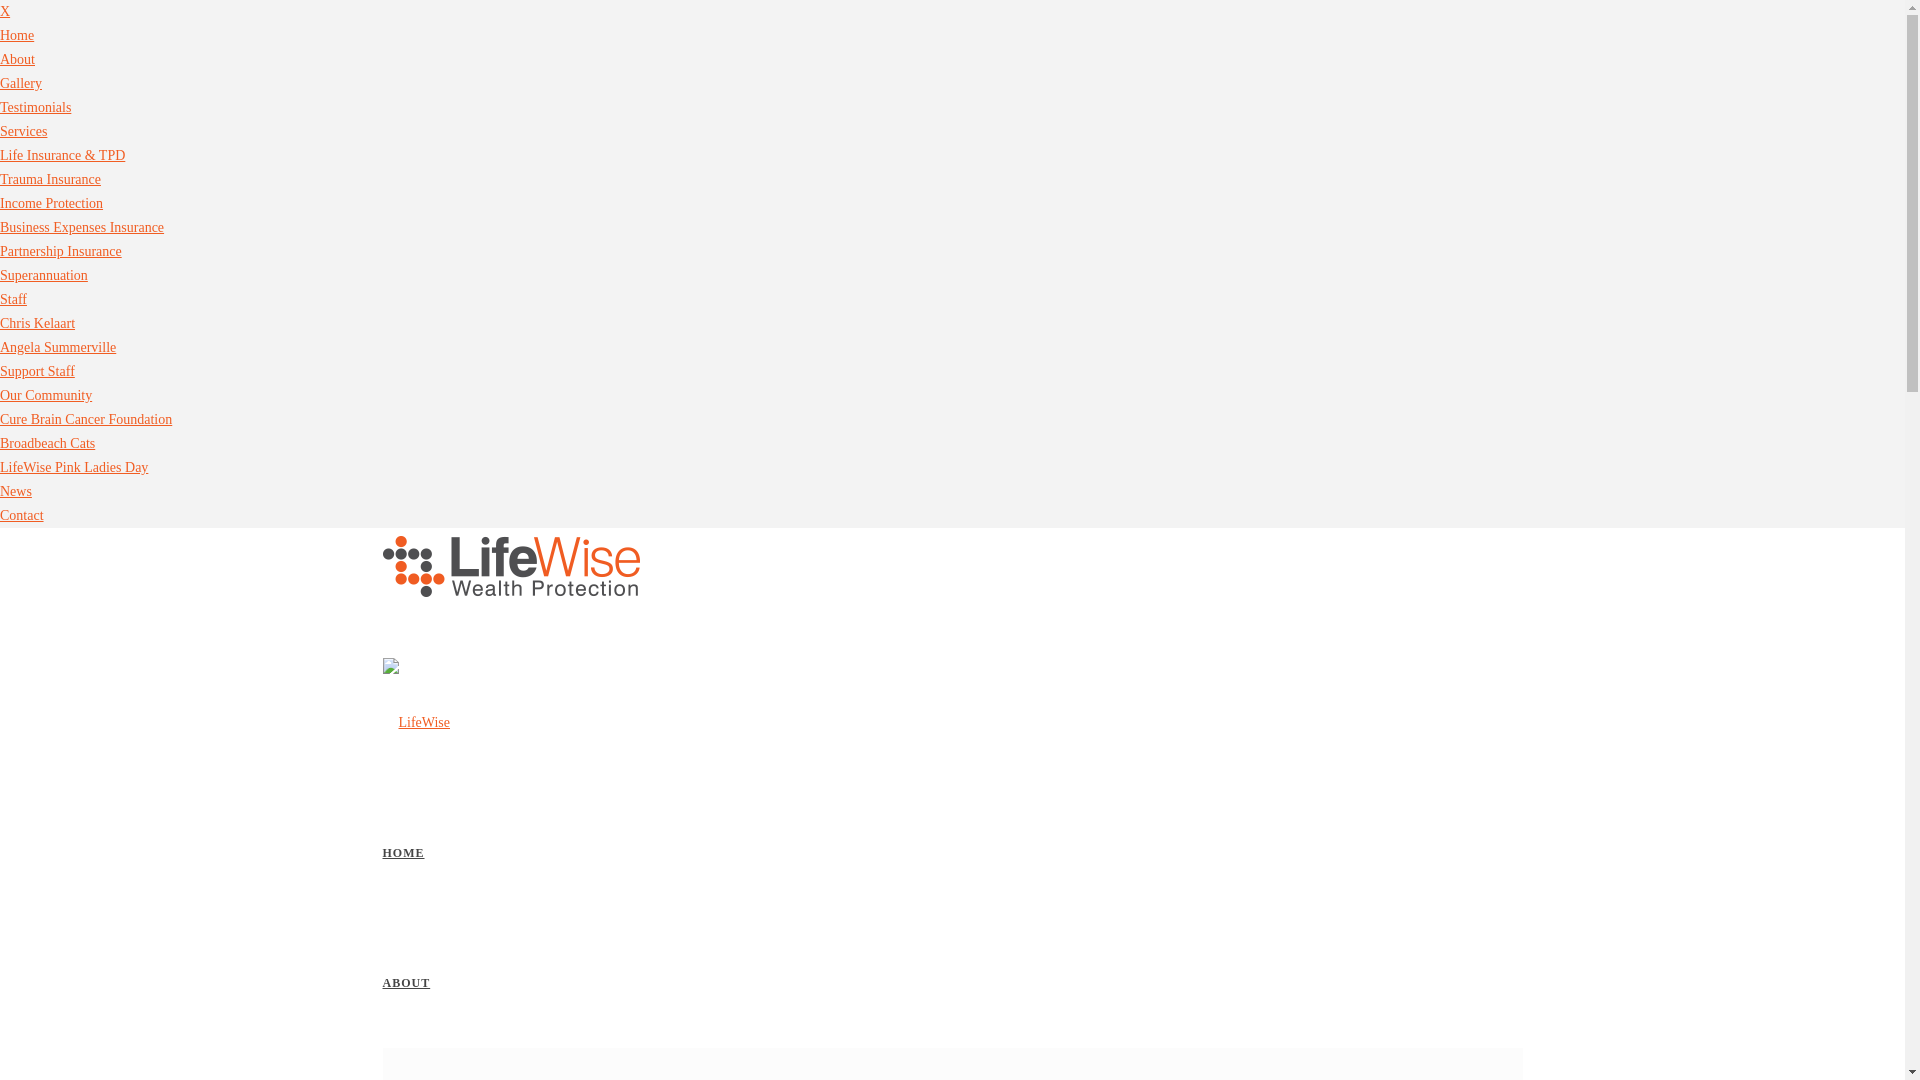  Describe the element at coordinates (85, 418) in the screenshot. I see `'Cure Brain Cancer Foundation'` at that location.